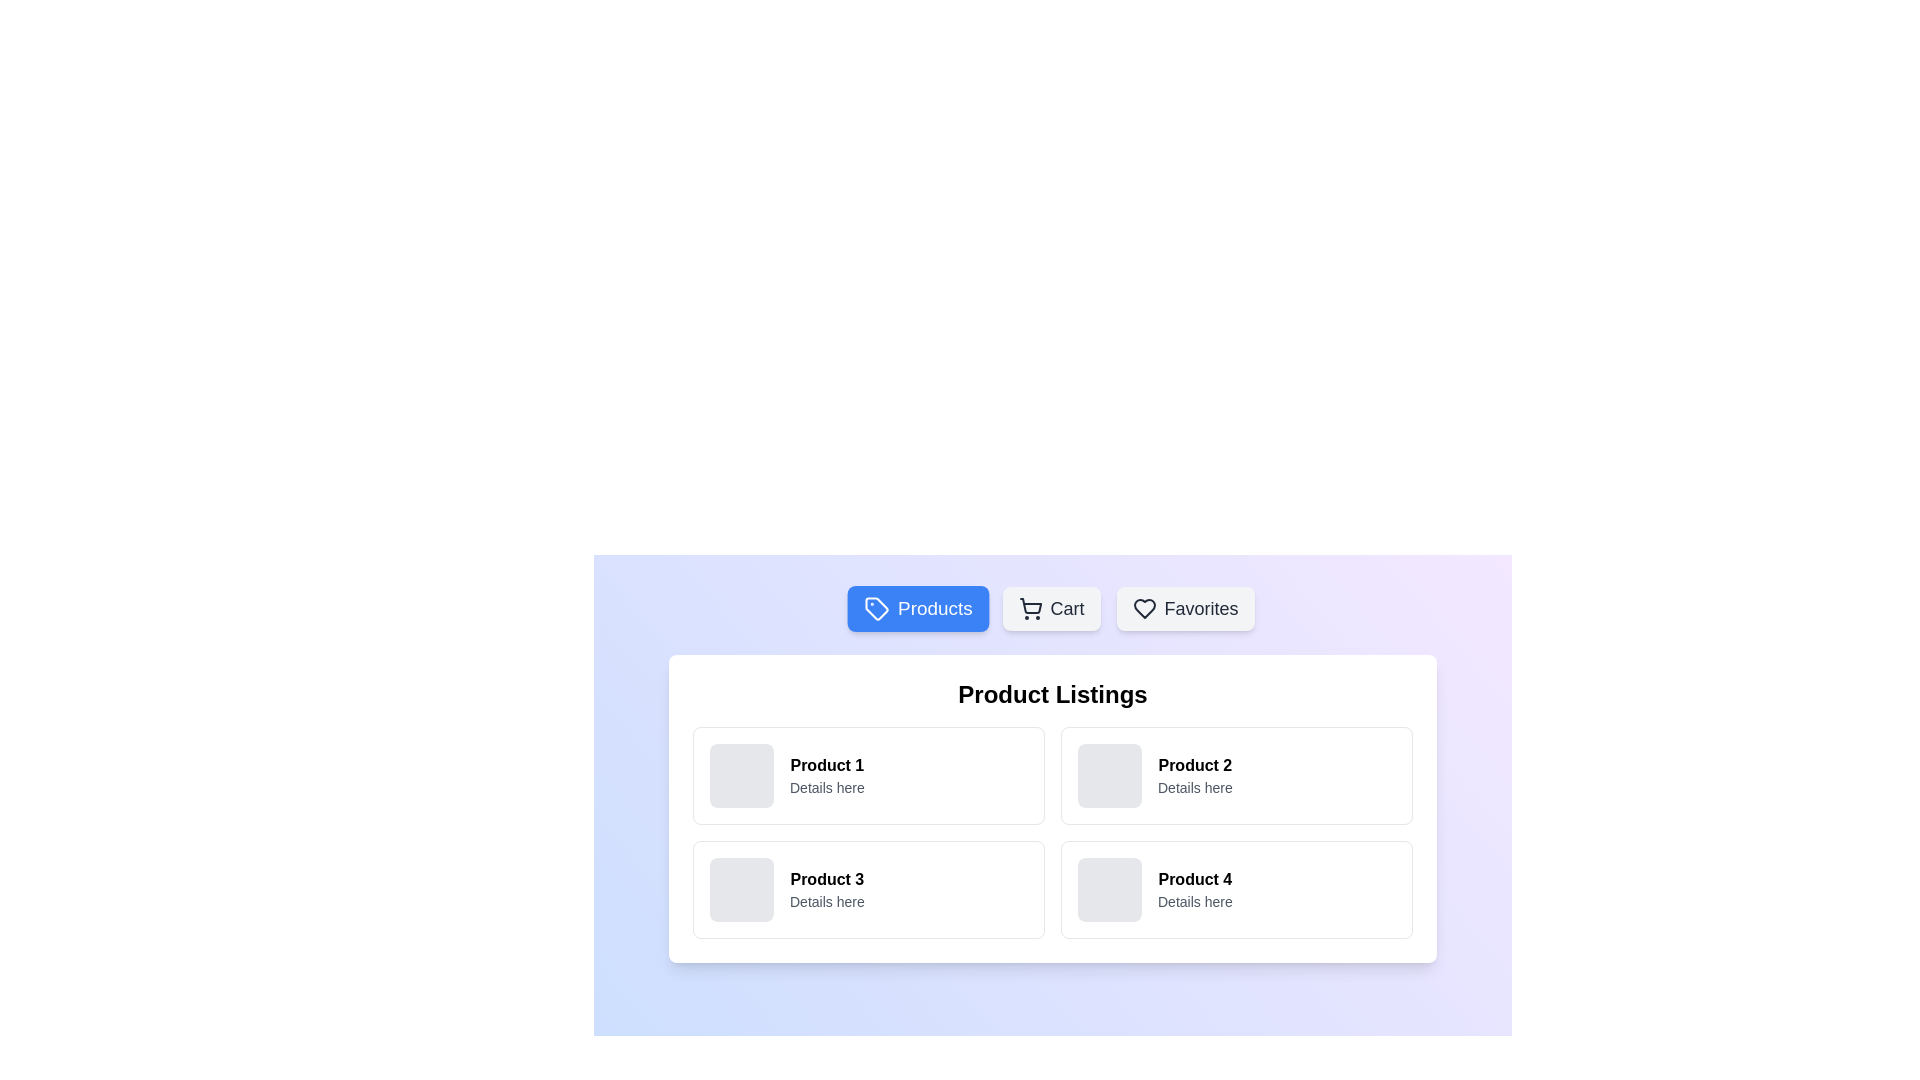 This screenshot has height=1080, width=1920. Describe the element at coordinates (741, 889) in the screenshot. I see `the decorative UI component associated with 'Product 3', located at the bottom left of the product listings grid` at that location.